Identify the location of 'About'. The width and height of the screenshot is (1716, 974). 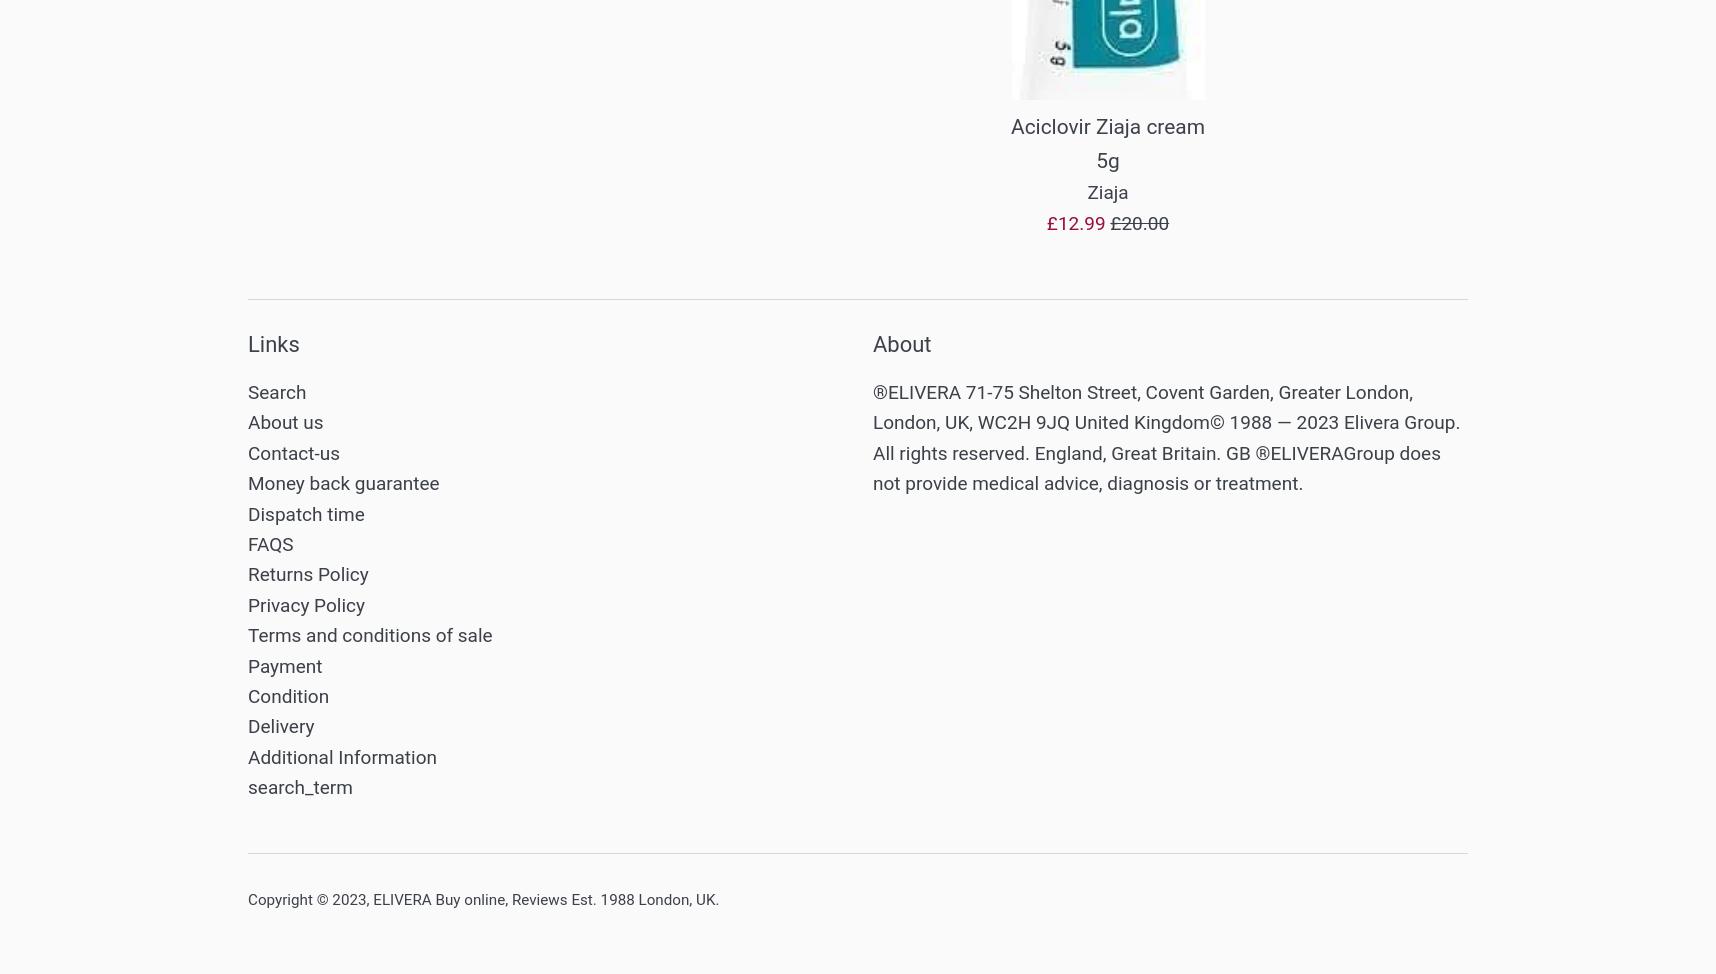
(871, 343).